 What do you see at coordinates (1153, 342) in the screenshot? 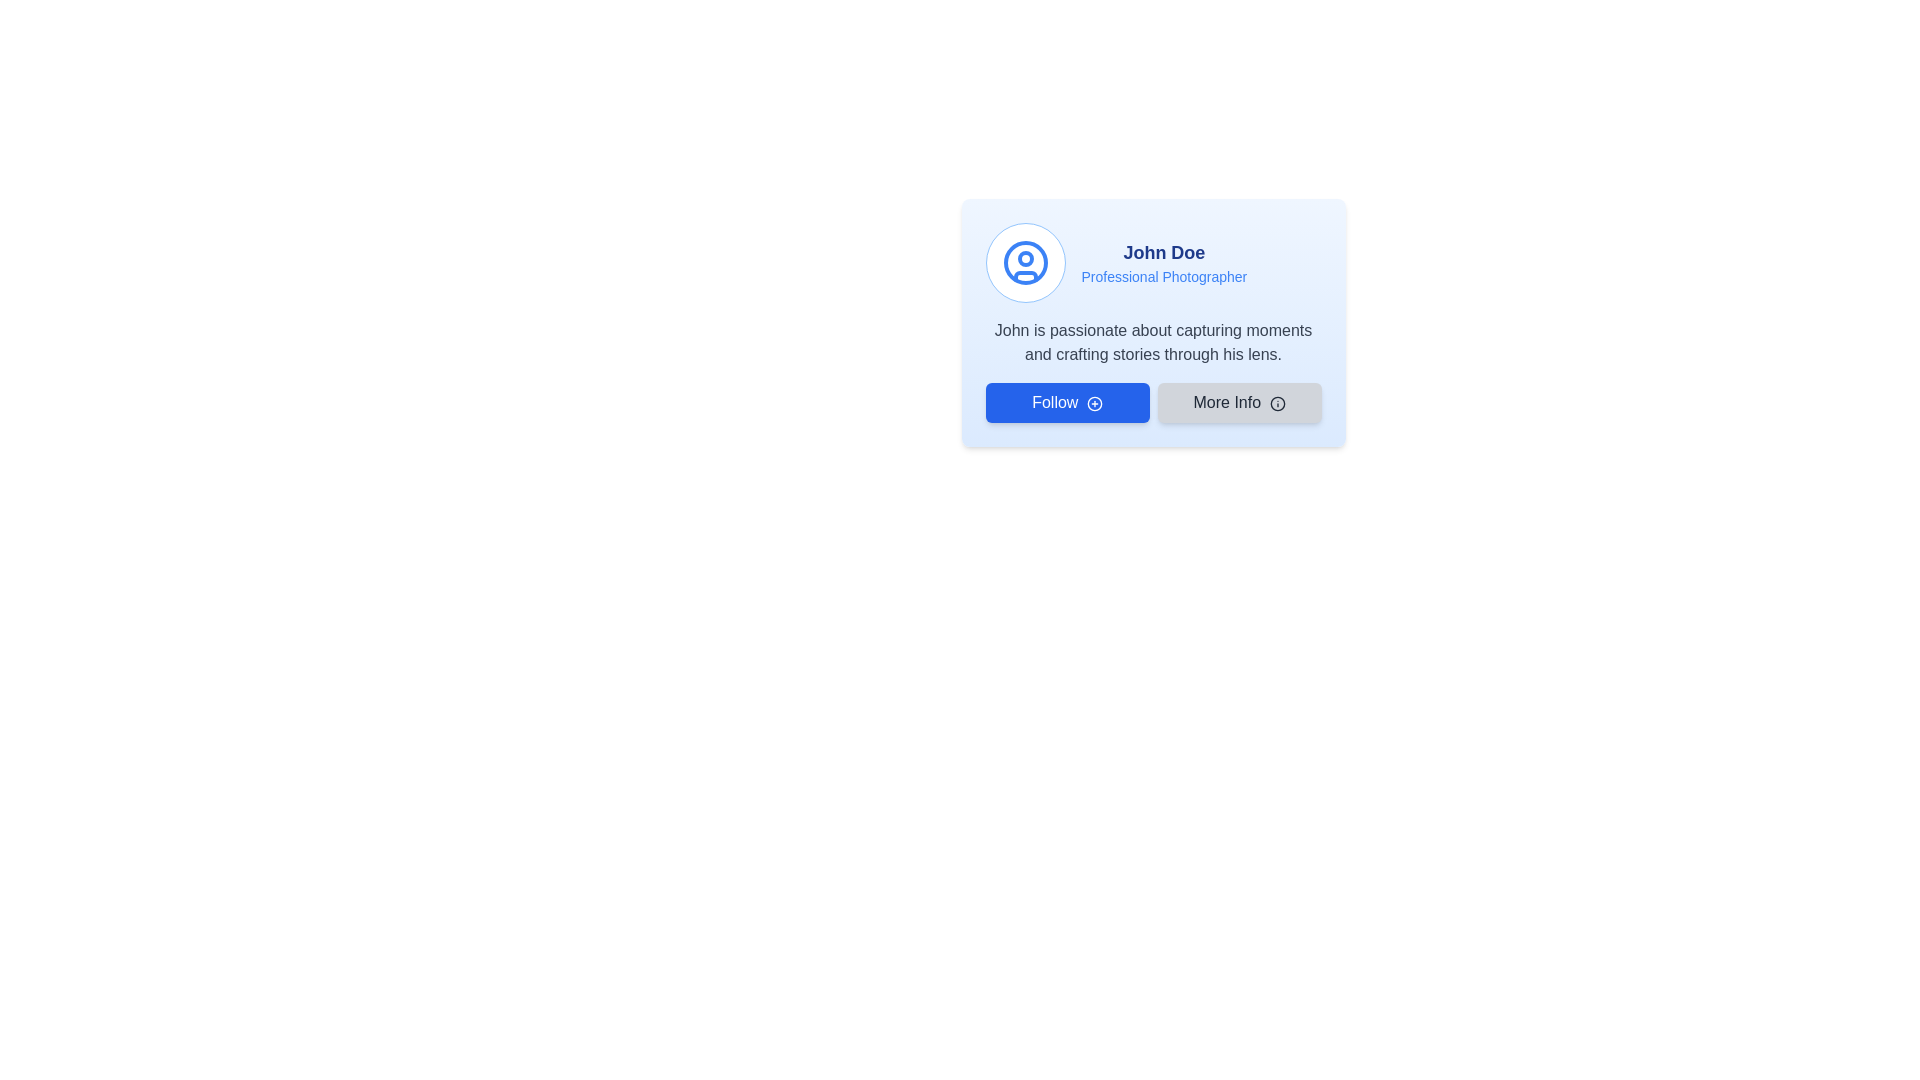
I see `the descriptive text element about John and his passion for photography, which is located between the title 'John Doe' and the interactive buttons 'Follow' and 'More Info'` at bounding box center [1153, 342].